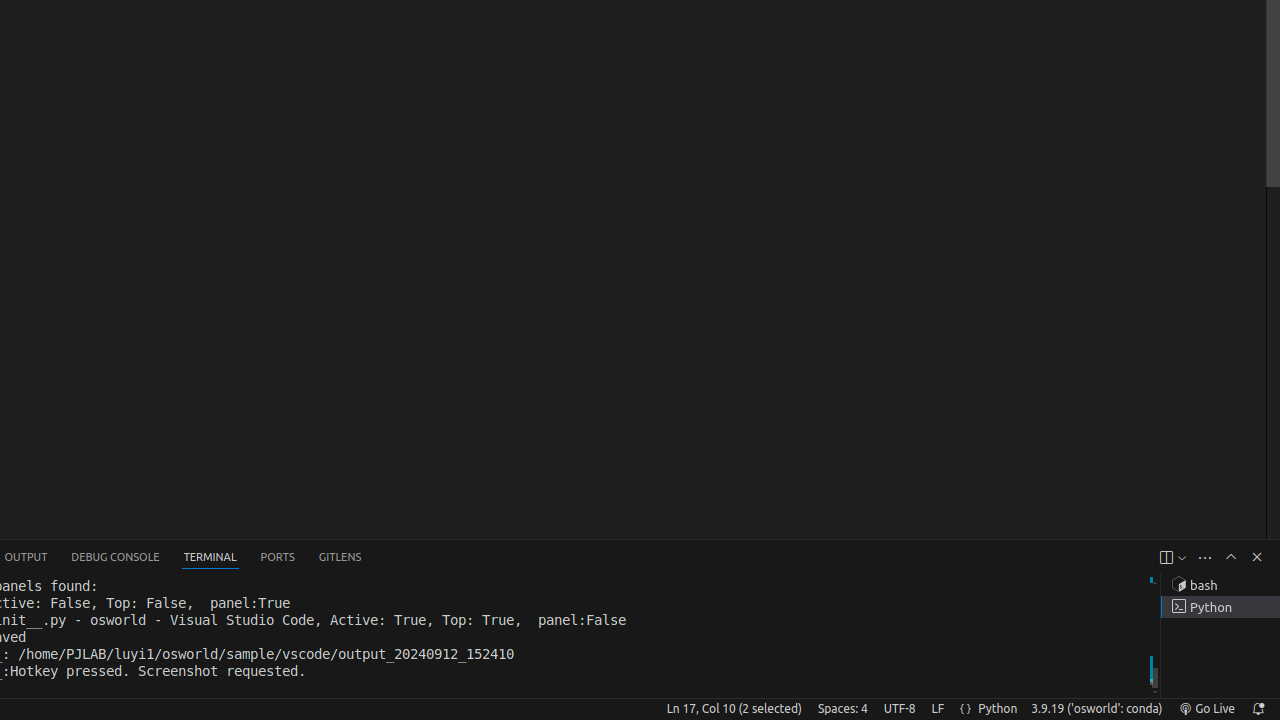 The height and width of the screenshot is (720, 1280). Describe the element at coordinates (339, 557) in the screenshot. I see `'GitLens'` at that location.